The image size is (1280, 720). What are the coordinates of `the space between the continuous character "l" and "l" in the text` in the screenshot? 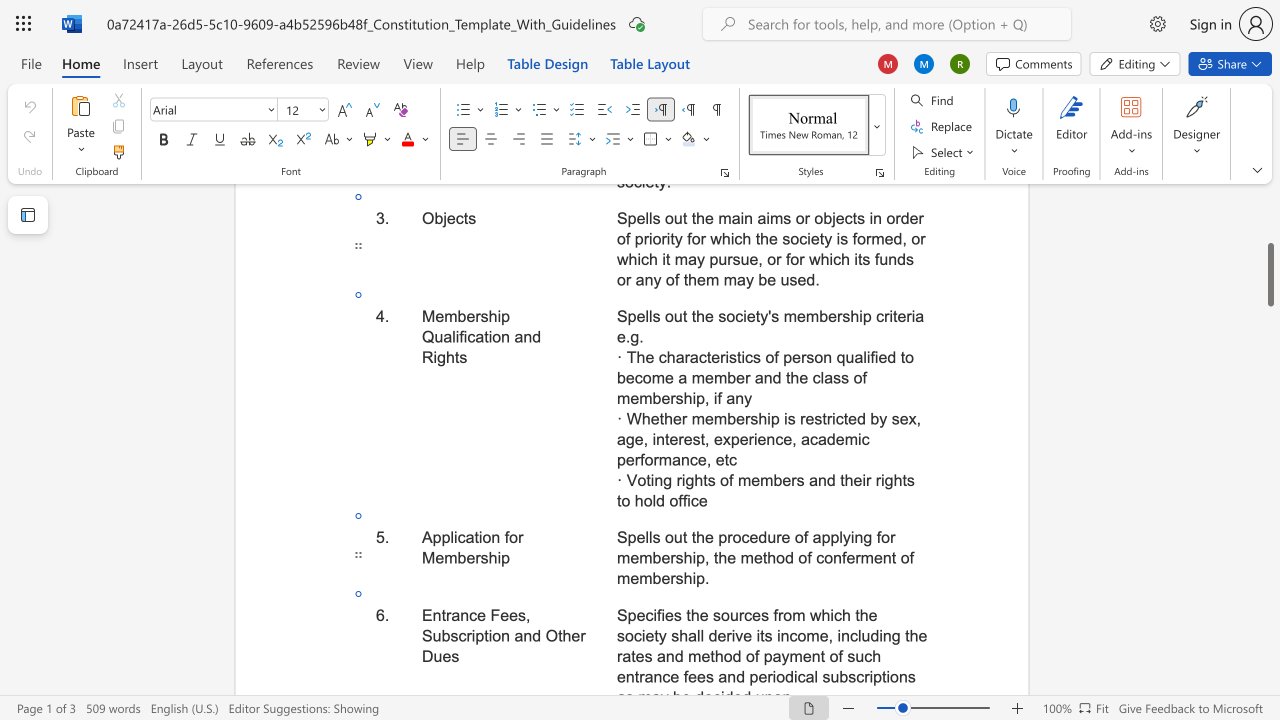 It's located at (648, 536).